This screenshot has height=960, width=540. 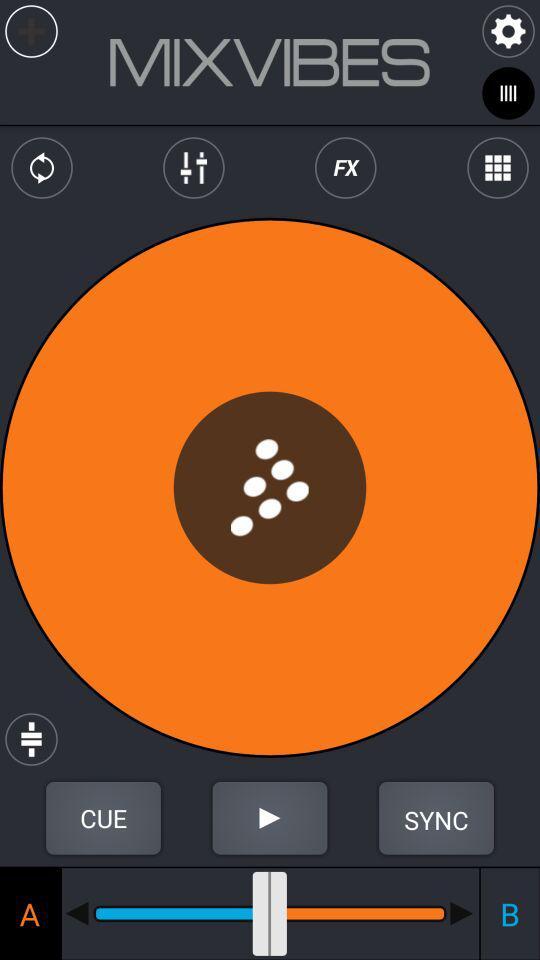 I want to click on setting up, so click(x=103, y=818).